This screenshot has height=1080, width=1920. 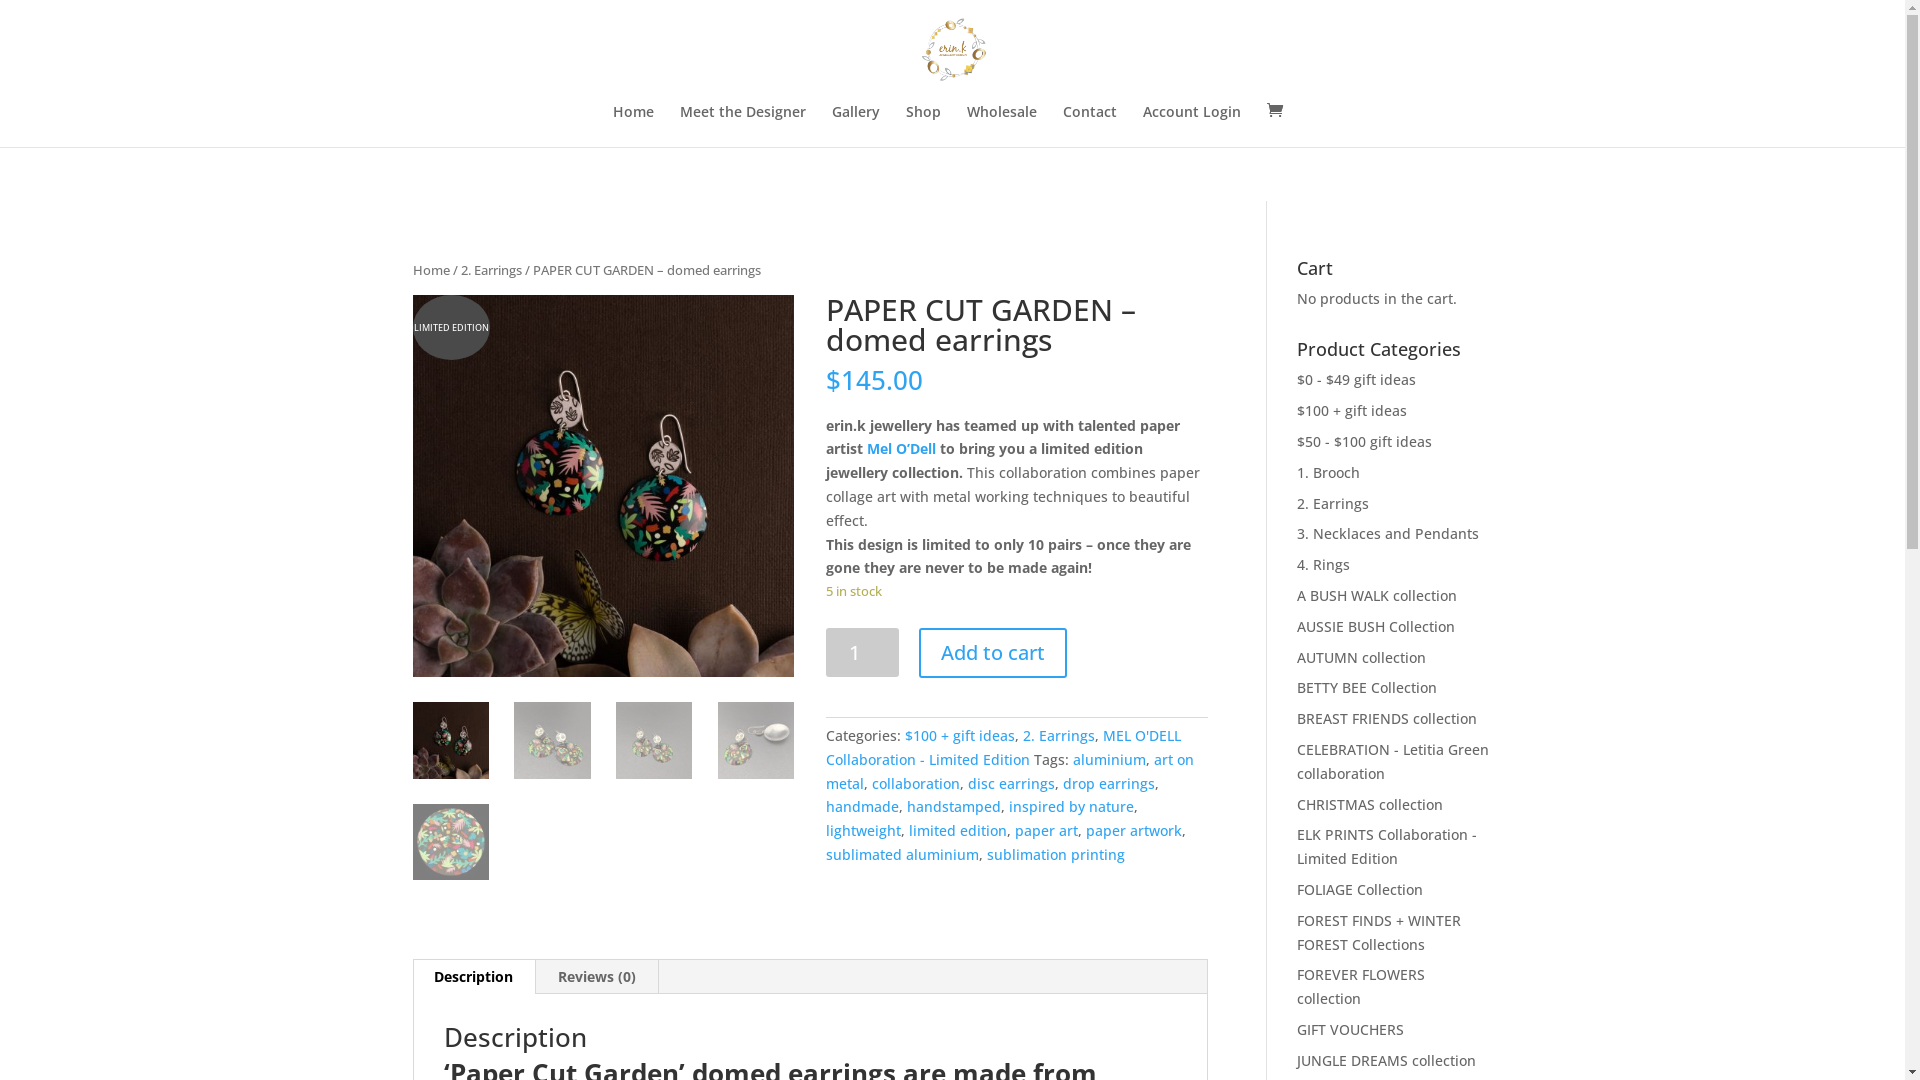 What do you see at coordinates (1296, 625) in the screenshot?
I see `'AUSSIE BUSH Collection'` at bounding box center [1296, 625].